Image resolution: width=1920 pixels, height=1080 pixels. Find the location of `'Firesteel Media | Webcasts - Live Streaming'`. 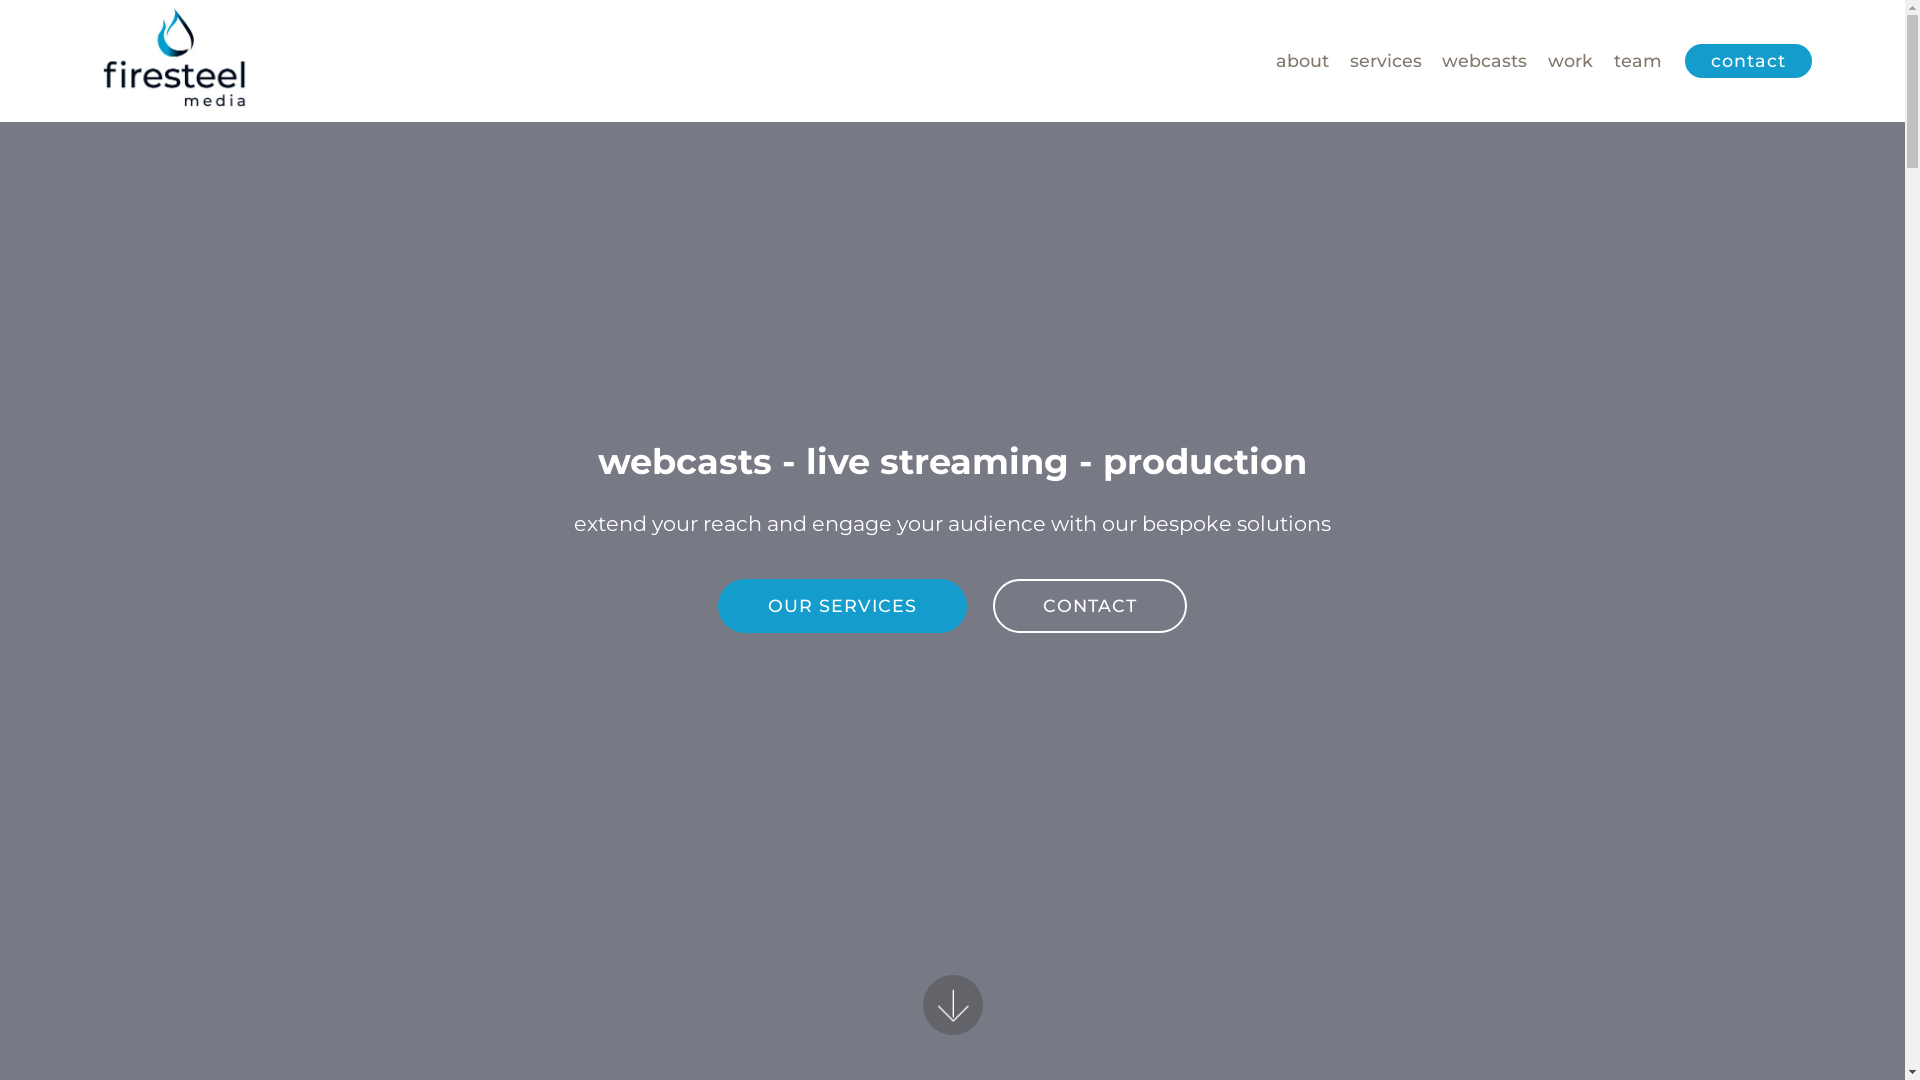

'Firesteel Media | Webcasts - Live Streaming' is located at coordinates (175, 60).